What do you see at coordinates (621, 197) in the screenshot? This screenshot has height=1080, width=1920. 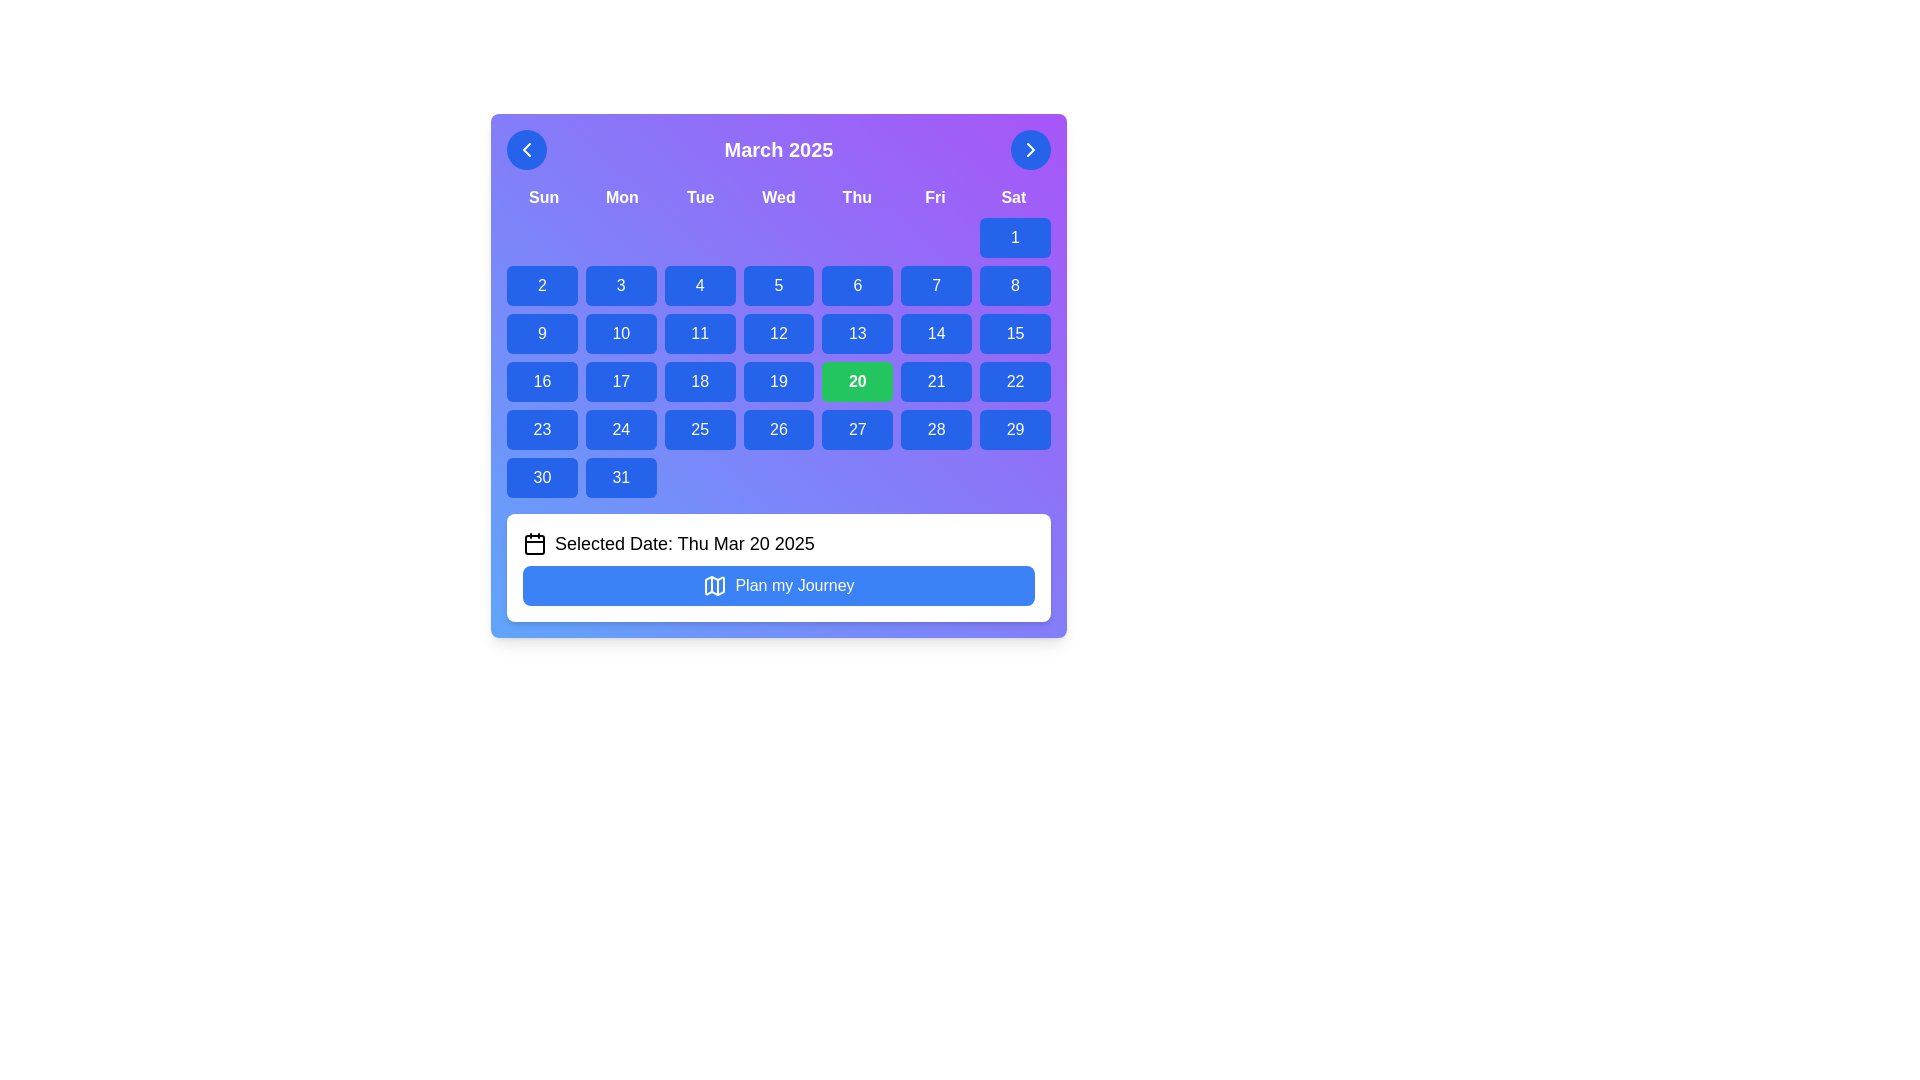 I see `the 'Mon' label in the calendar interface, which is the second weekday label positioned between 'Sun' and 'Tue'` at bounding box center [621, 197].